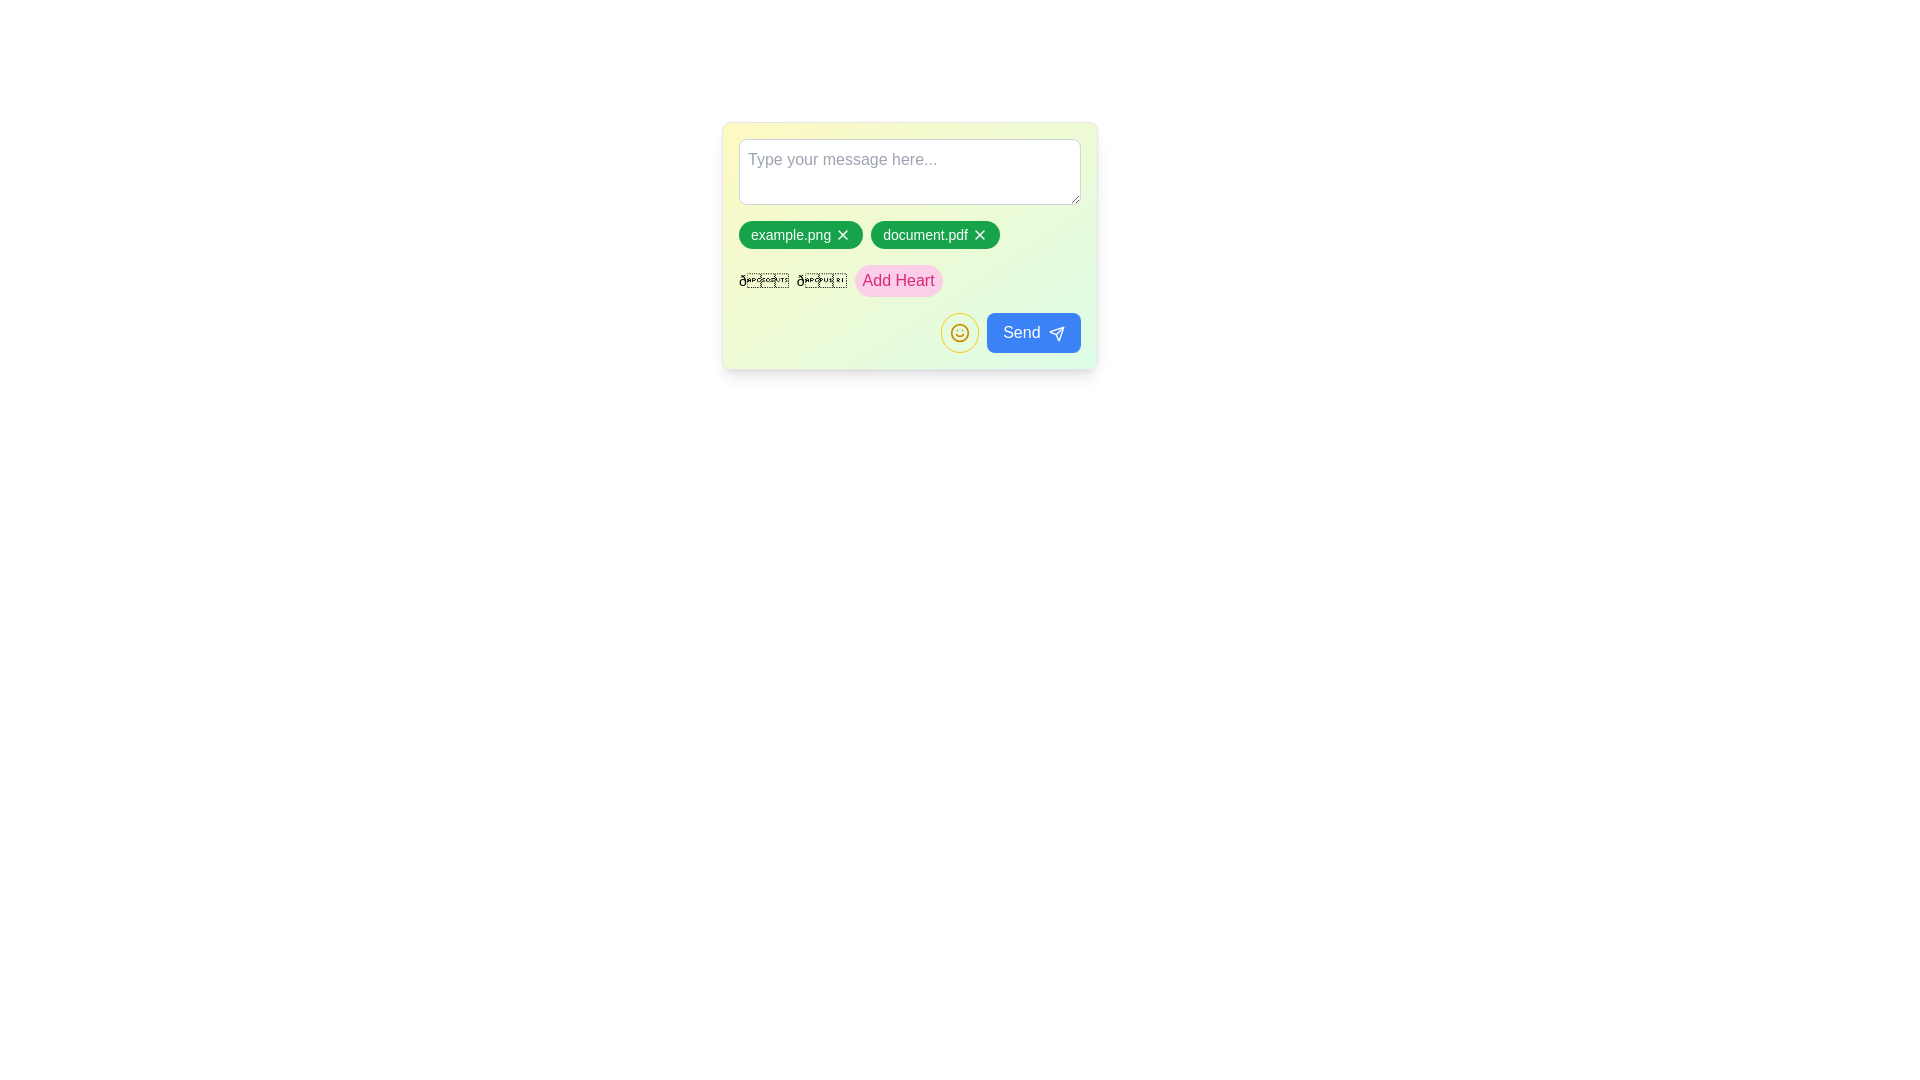  What do you see at coordinates (1055, 332) in the screenshot?
I see `the 'Send' icon in the lower-right corner of the interface to trigger surrounding elements for indirect functionality` at bounding box center [1055, 332].